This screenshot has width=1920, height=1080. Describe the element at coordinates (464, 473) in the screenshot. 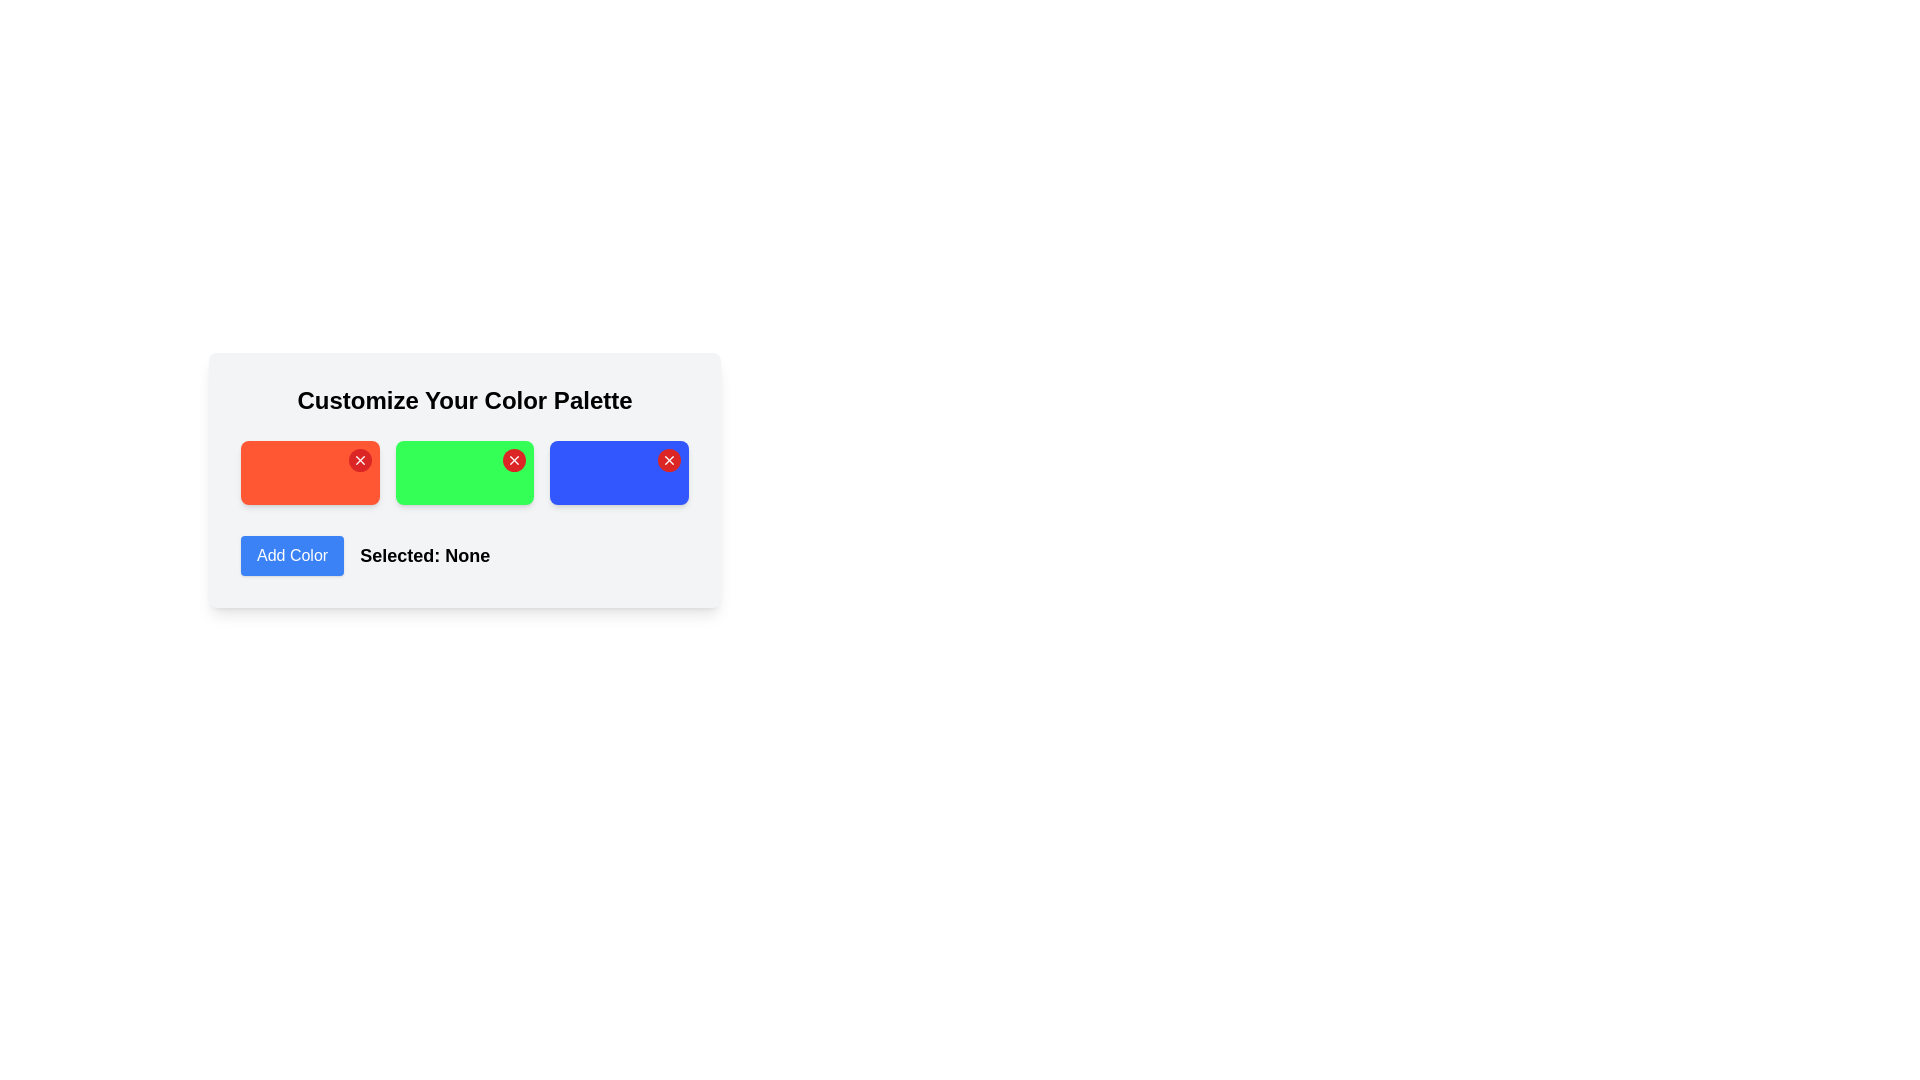

I see `the second button` at that location.